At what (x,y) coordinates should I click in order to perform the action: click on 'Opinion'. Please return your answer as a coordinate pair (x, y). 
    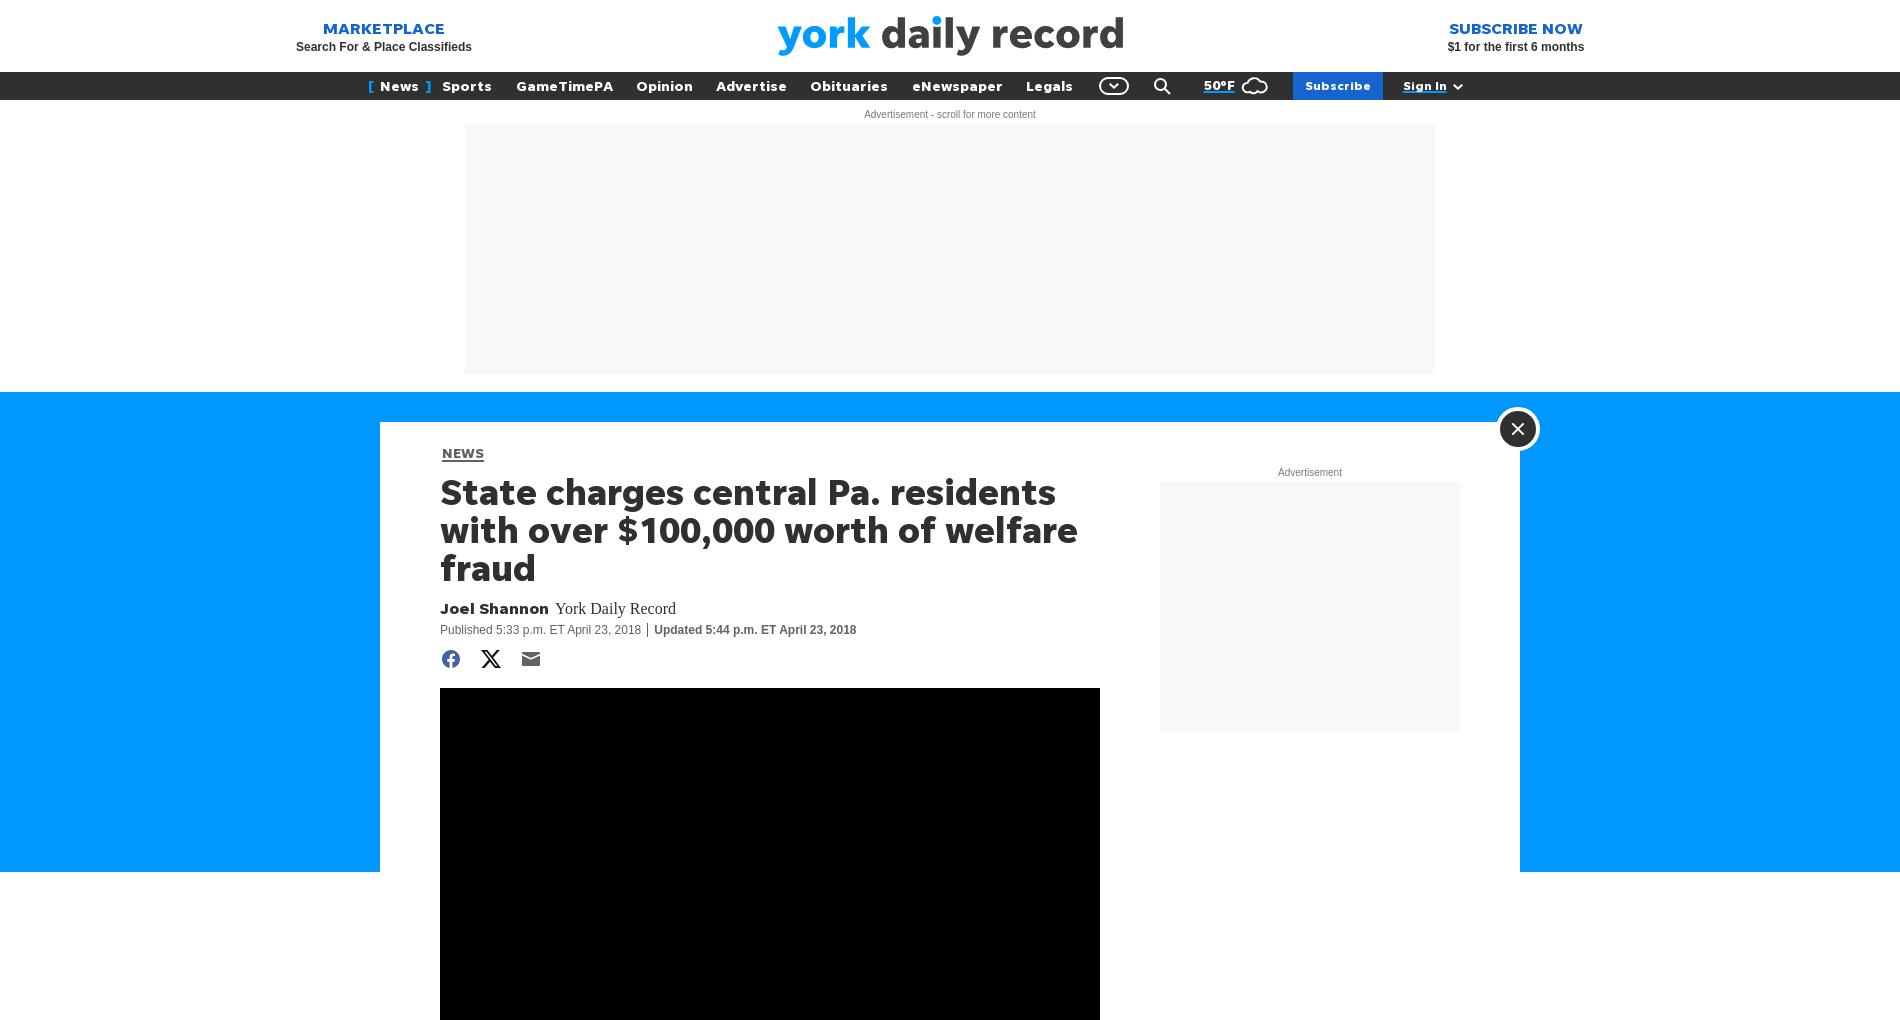
    Looking at the image, I should click on (663, 85).